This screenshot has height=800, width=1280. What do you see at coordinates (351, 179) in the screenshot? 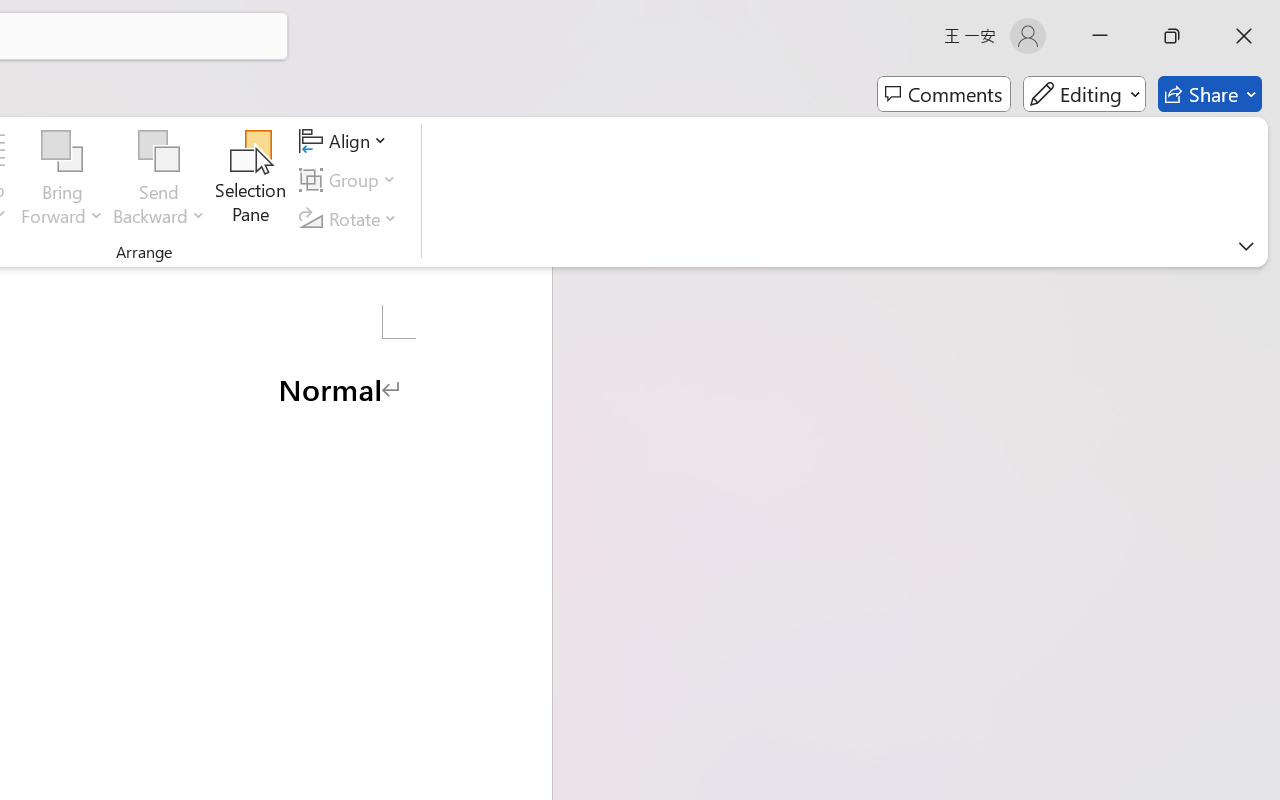
I see `'Group'` at bounding box center [351, 179].